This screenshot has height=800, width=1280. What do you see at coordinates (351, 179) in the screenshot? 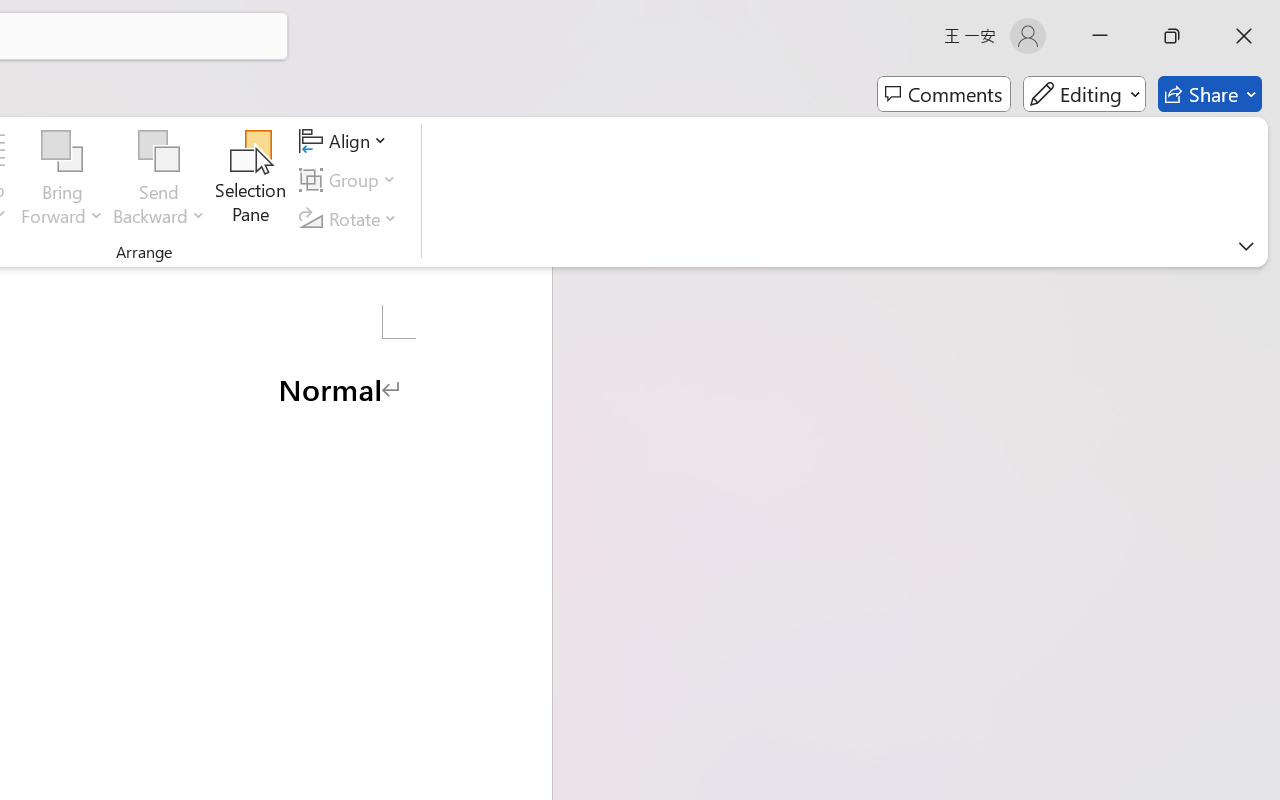
I see `'Group'` at bounding box center [351, 179].